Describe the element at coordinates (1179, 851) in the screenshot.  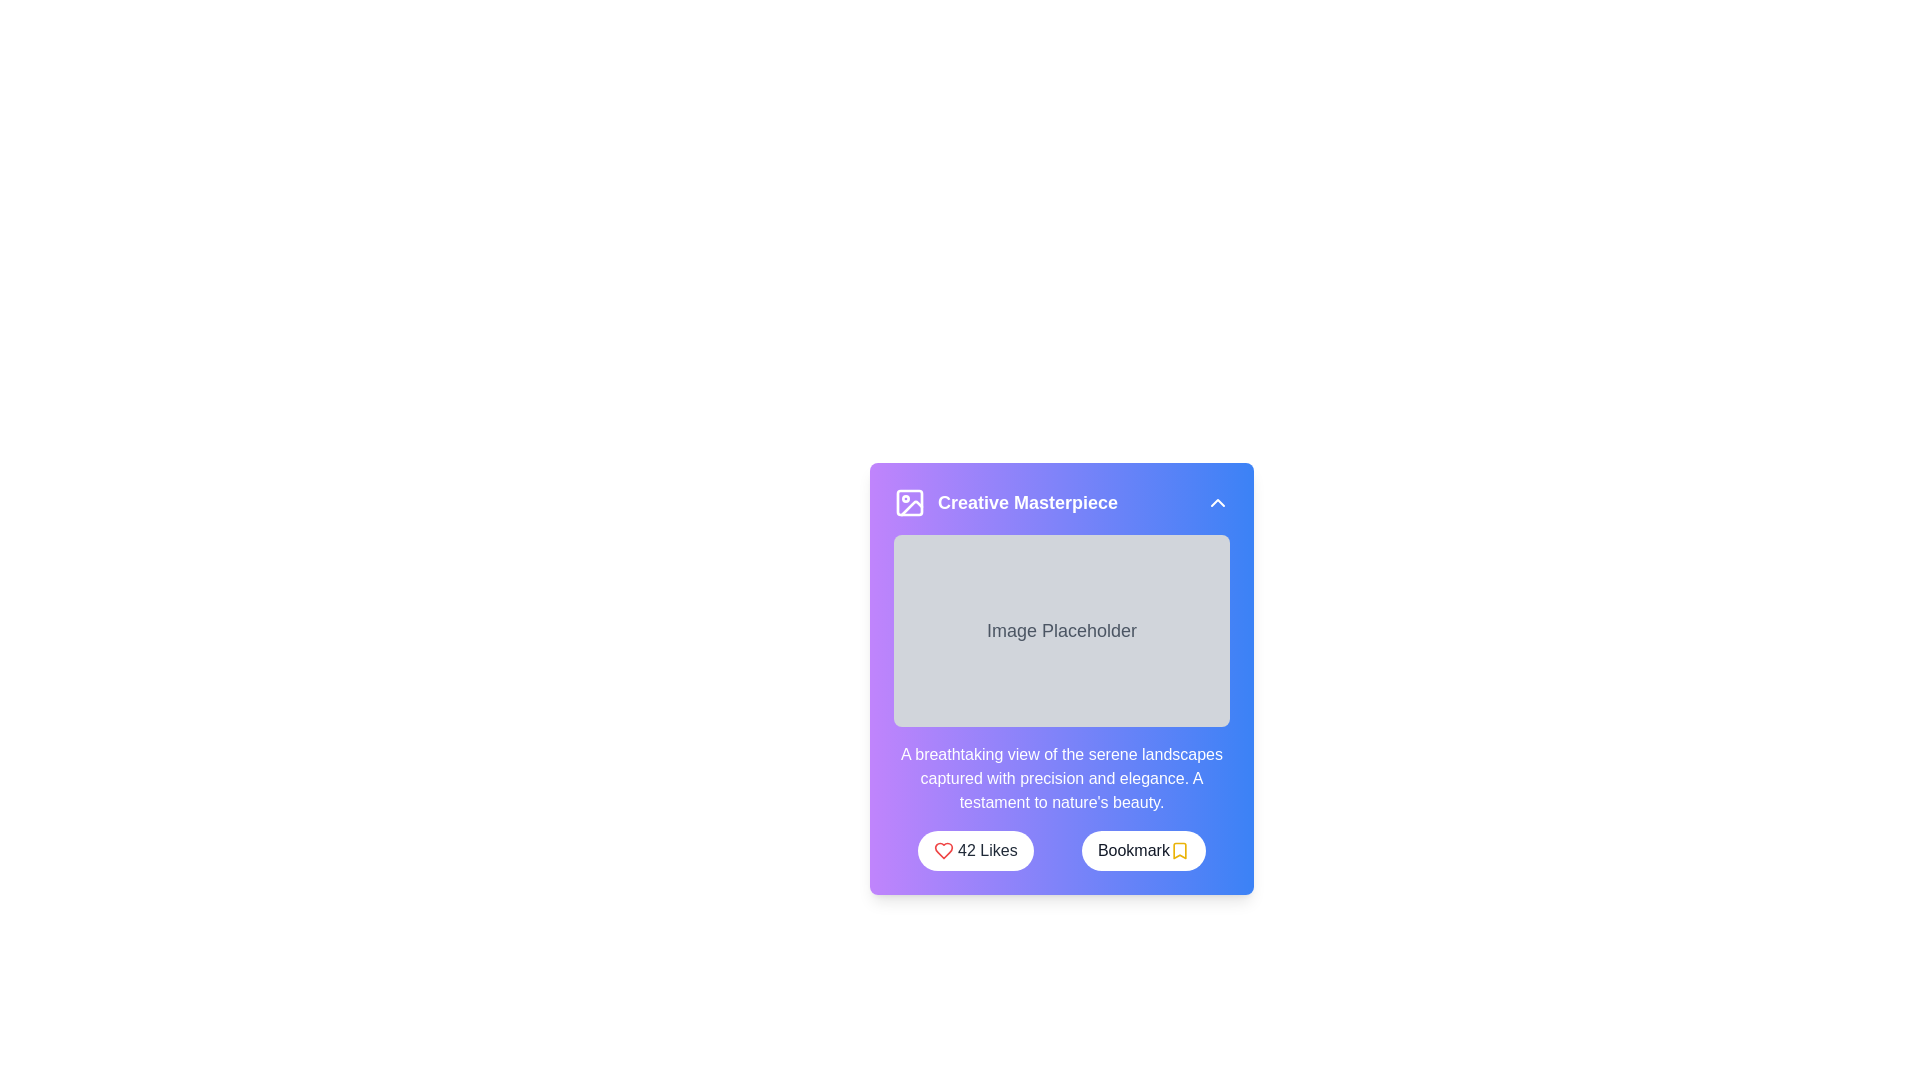
I see `the yellow bookmark-shaped icon located to the left of the 'Bookmark' text inside the white oval button at the bottom-right of the card` at that location.